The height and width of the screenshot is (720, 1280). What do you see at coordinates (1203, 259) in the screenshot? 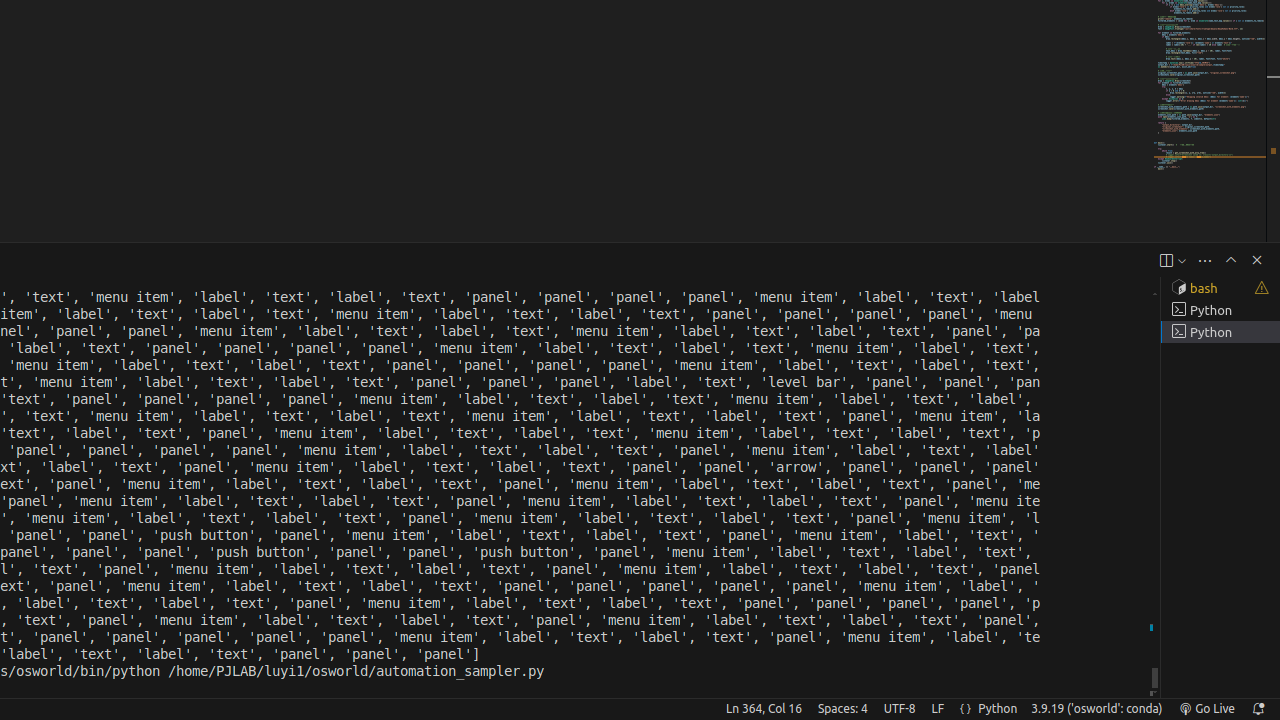
I see `'Views and More Actions...'` at bounding box center [1203, 259].